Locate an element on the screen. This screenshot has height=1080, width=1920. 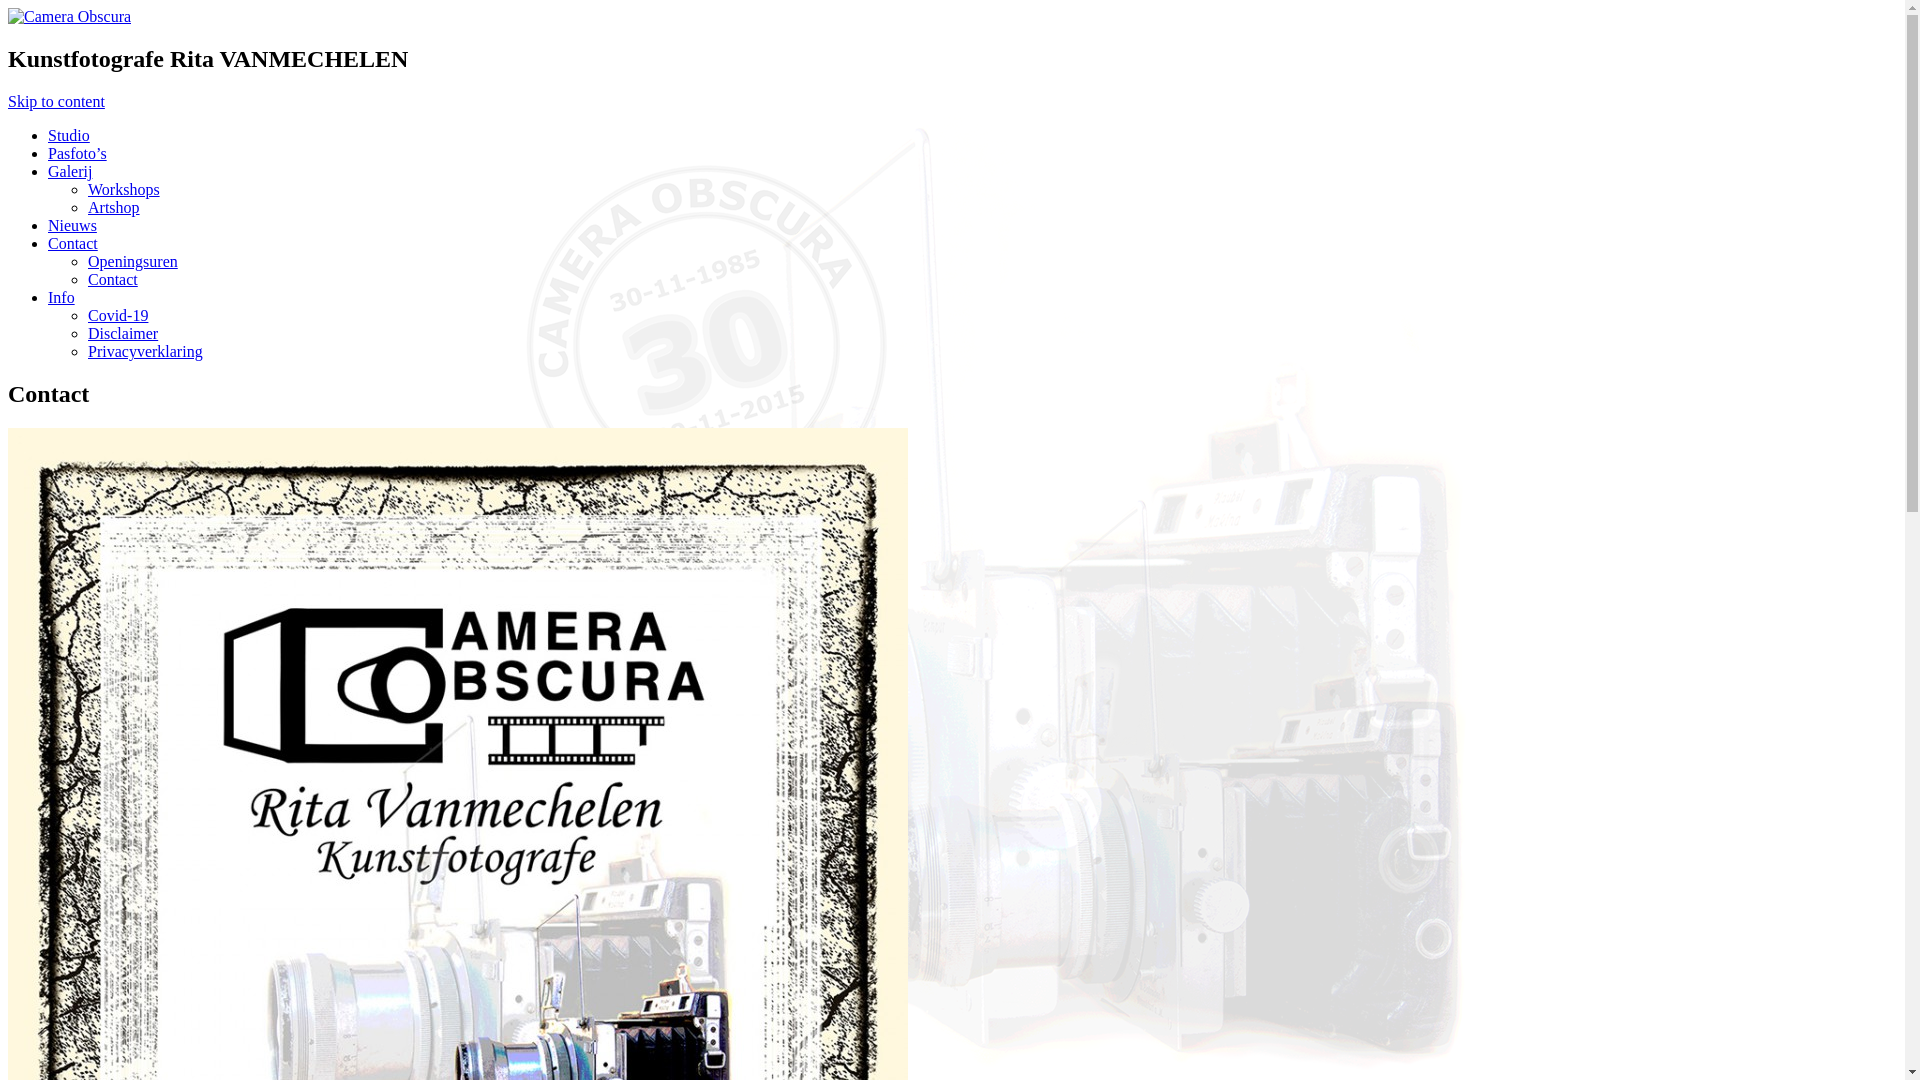
'Contact' is located at coordinates (48, 242).